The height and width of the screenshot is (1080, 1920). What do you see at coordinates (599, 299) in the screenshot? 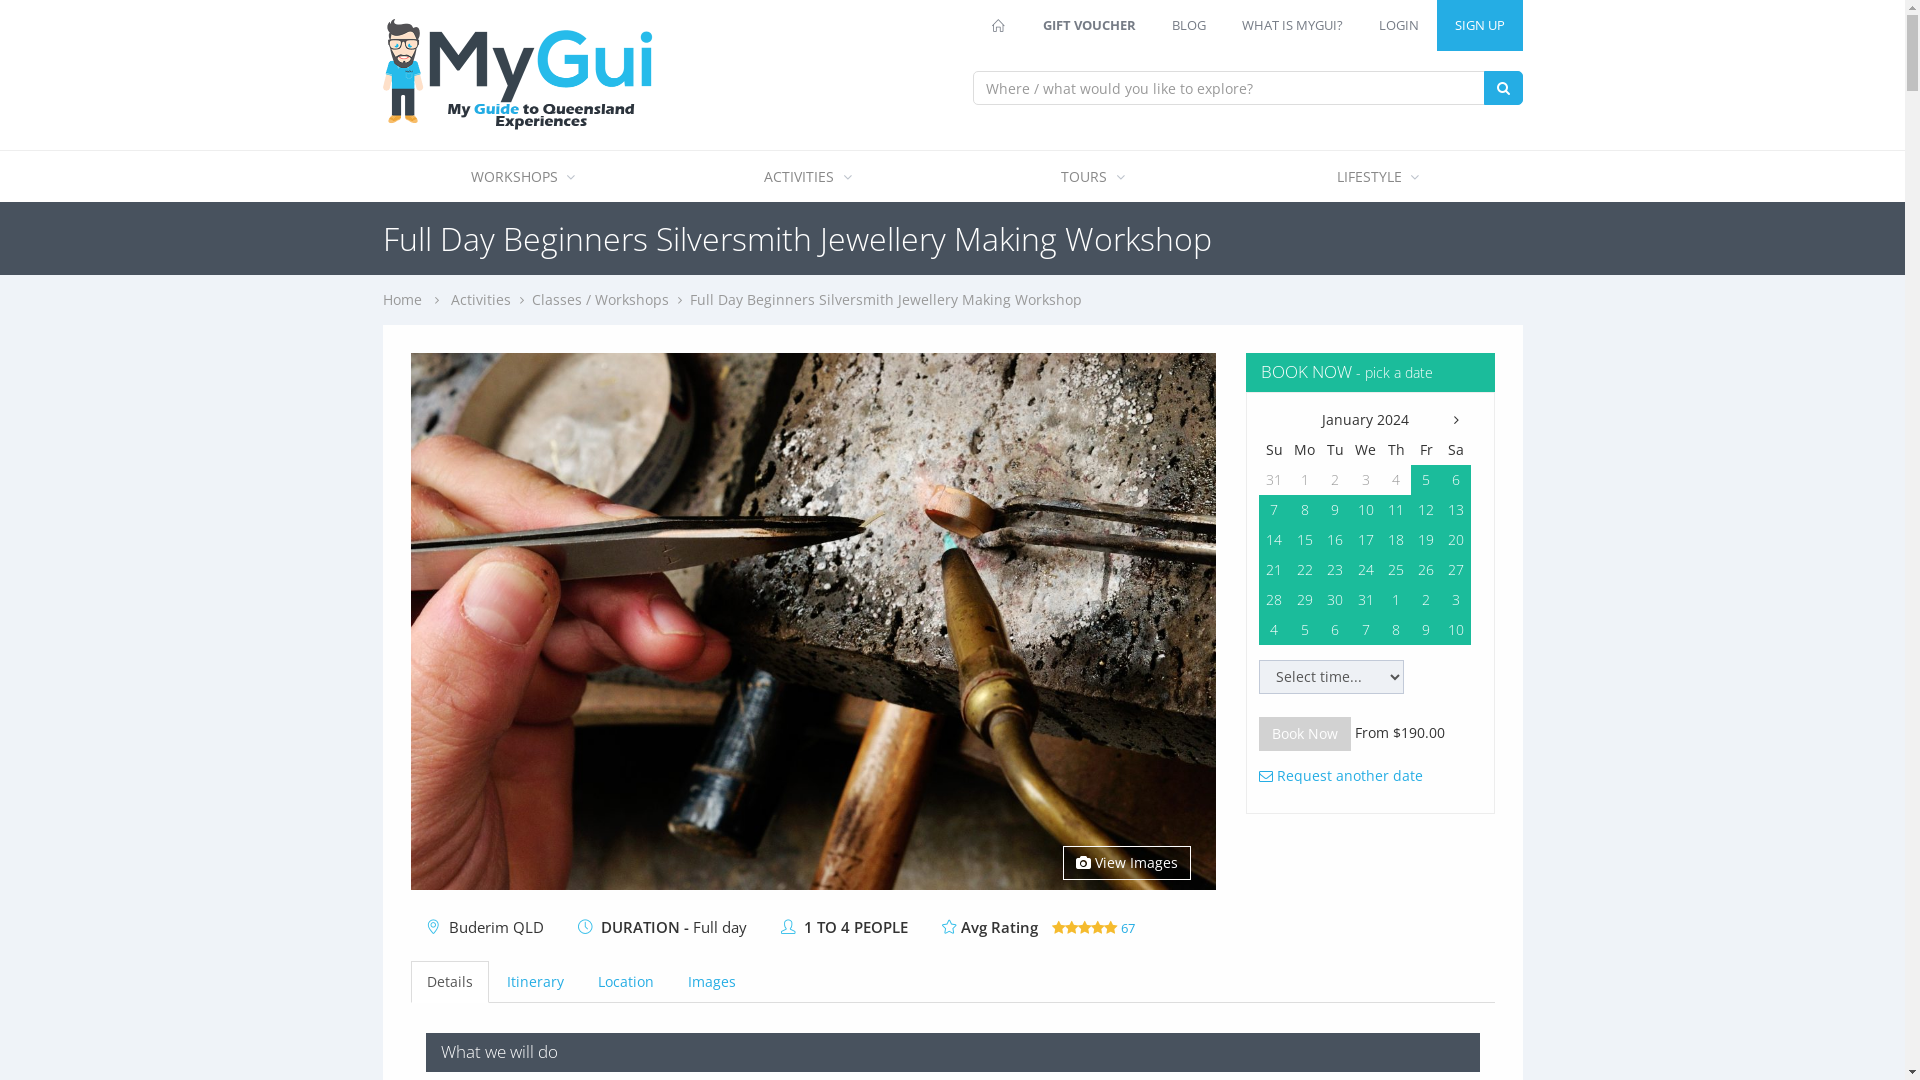
I see `'Classes / Workshops'` at bounding box center [599, 299].